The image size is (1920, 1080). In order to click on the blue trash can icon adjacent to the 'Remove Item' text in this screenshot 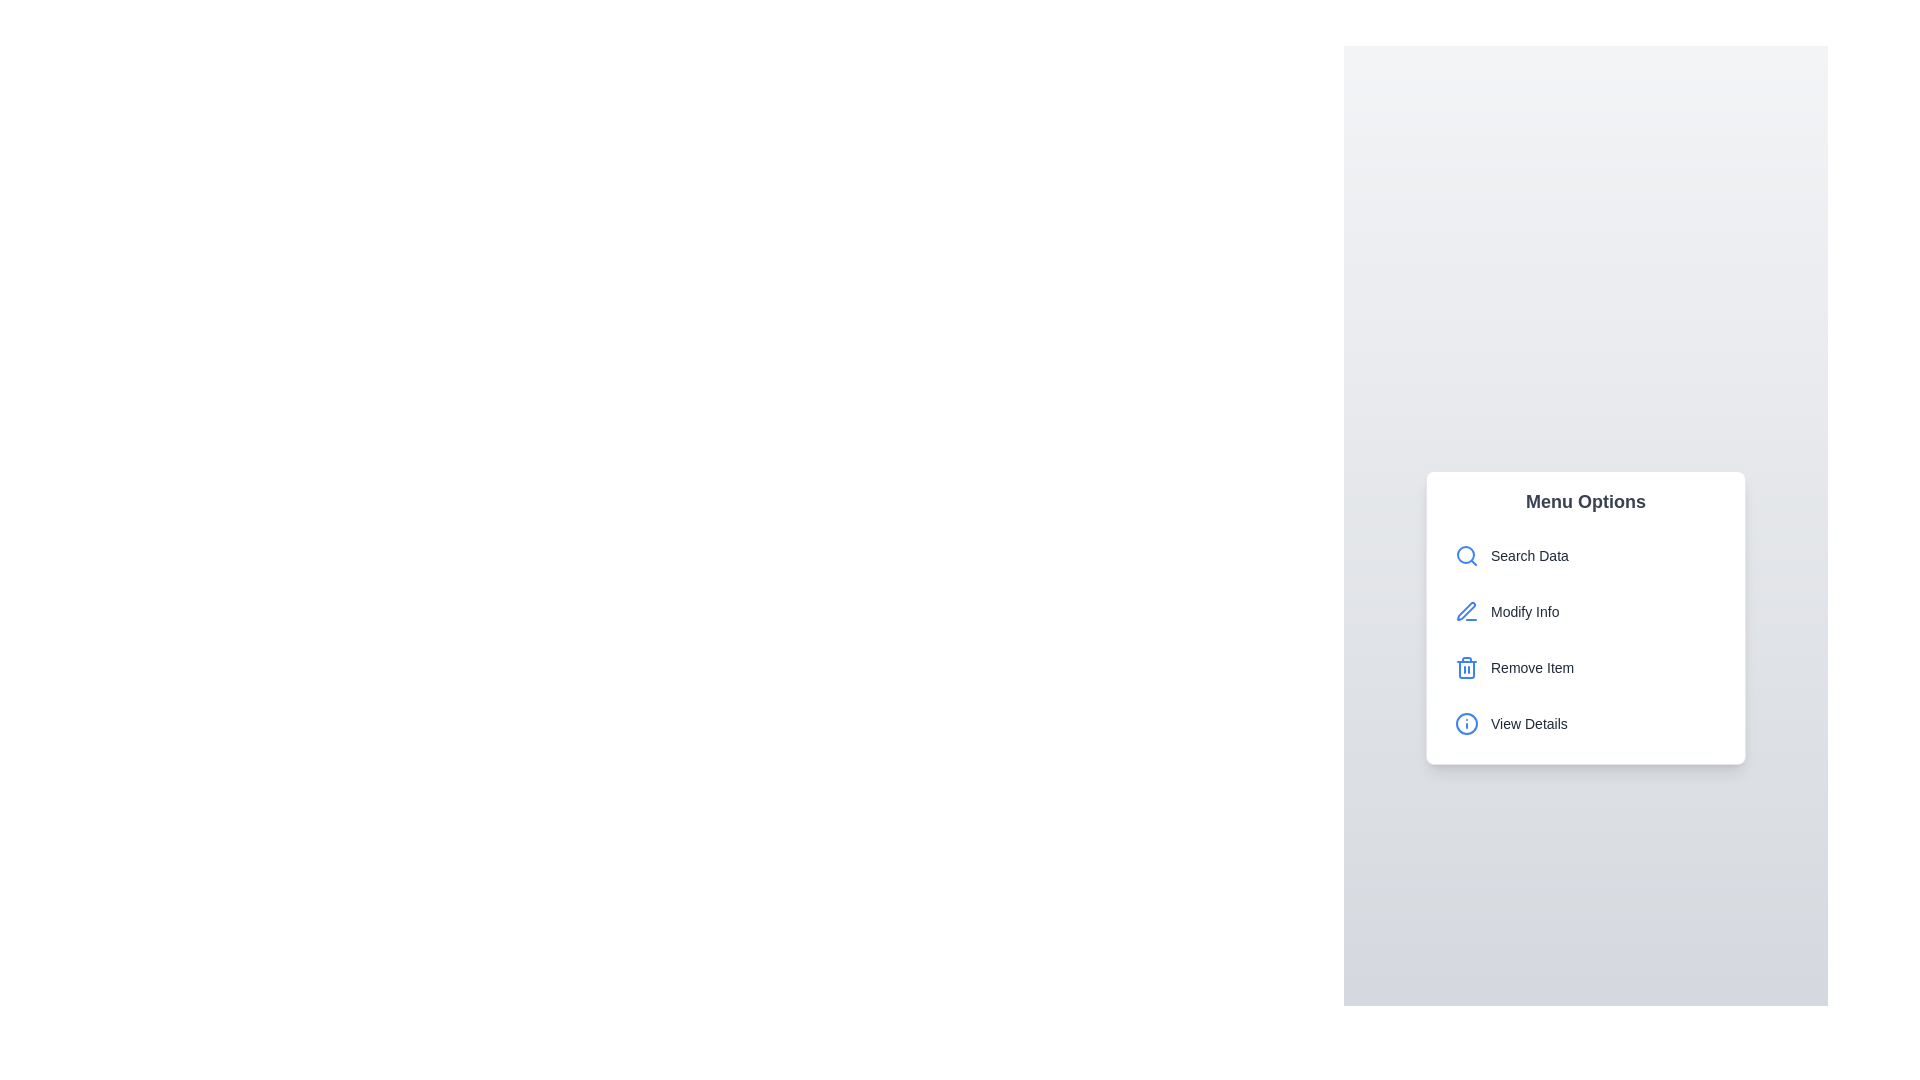, I will do `click(1467, 667)`.